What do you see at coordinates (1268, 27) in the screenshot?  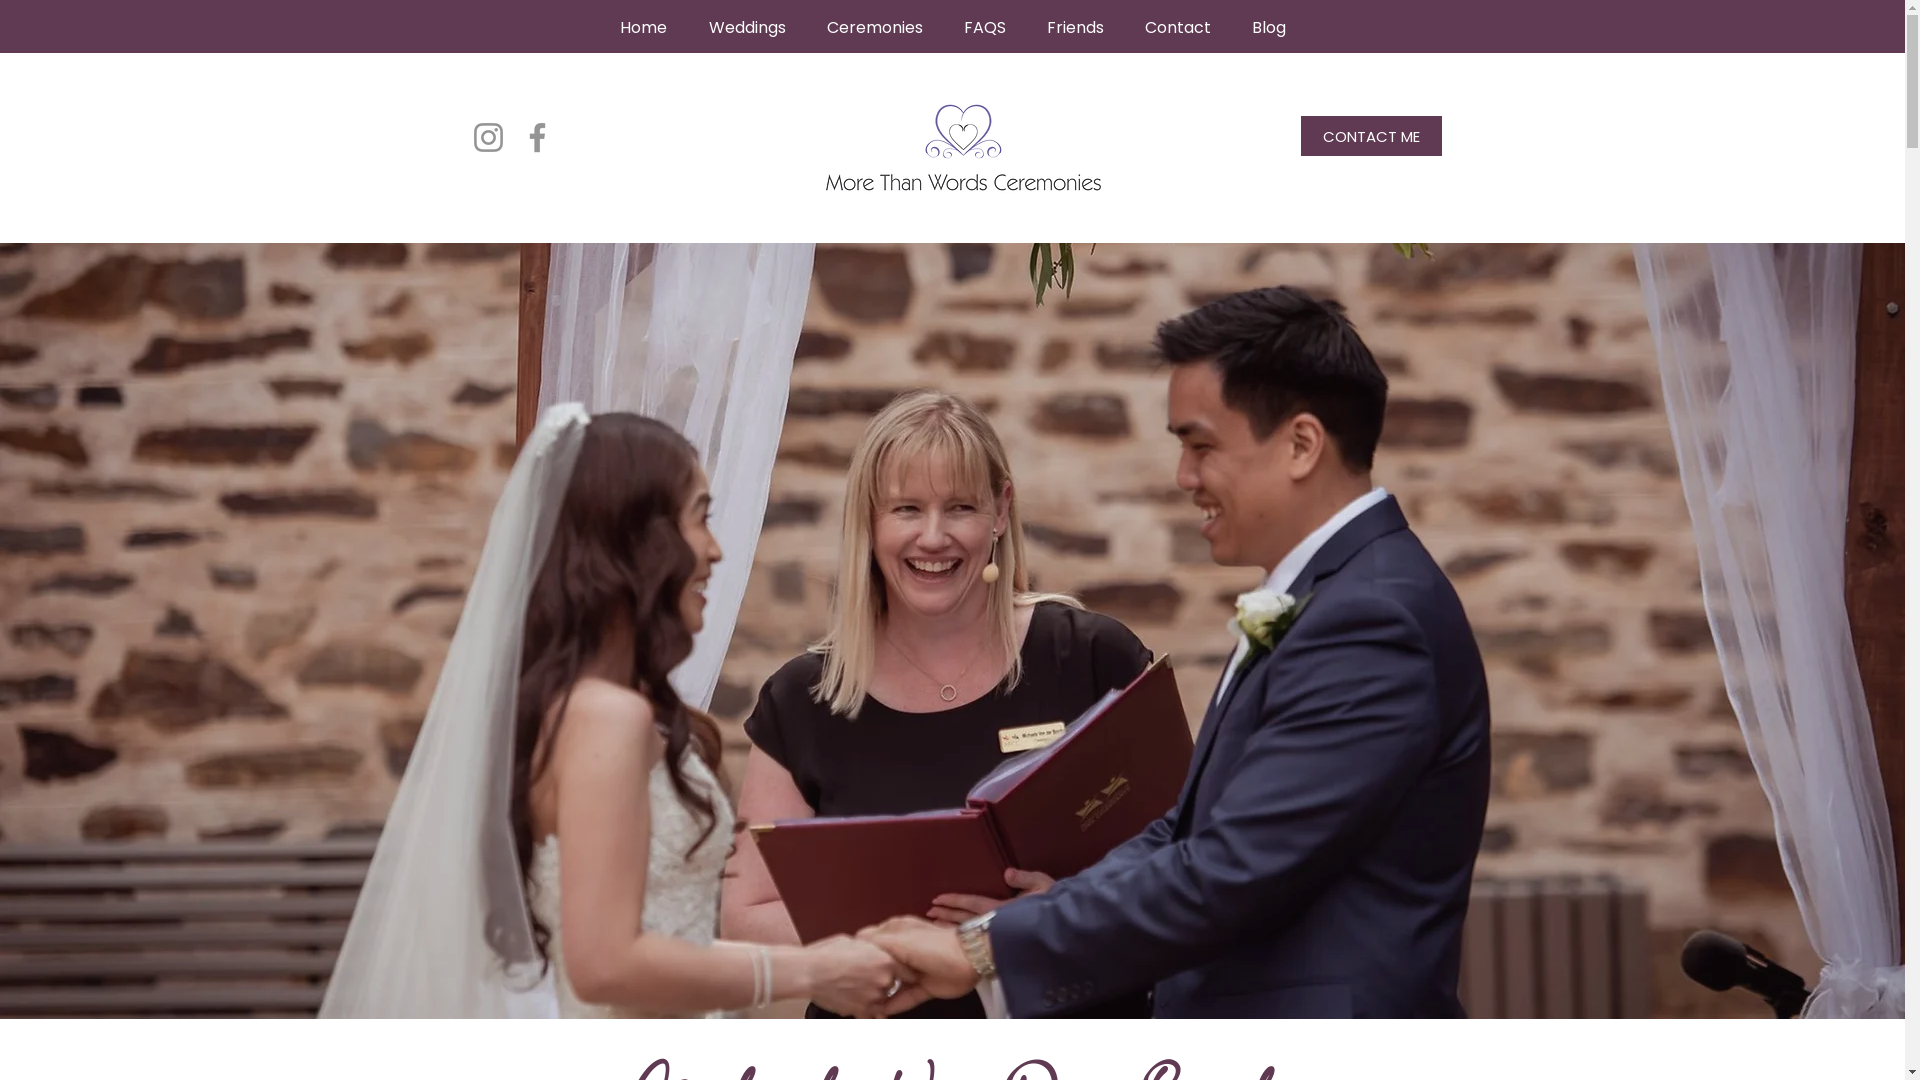 I see `'Blog'` at bounding box center [1268, 27].